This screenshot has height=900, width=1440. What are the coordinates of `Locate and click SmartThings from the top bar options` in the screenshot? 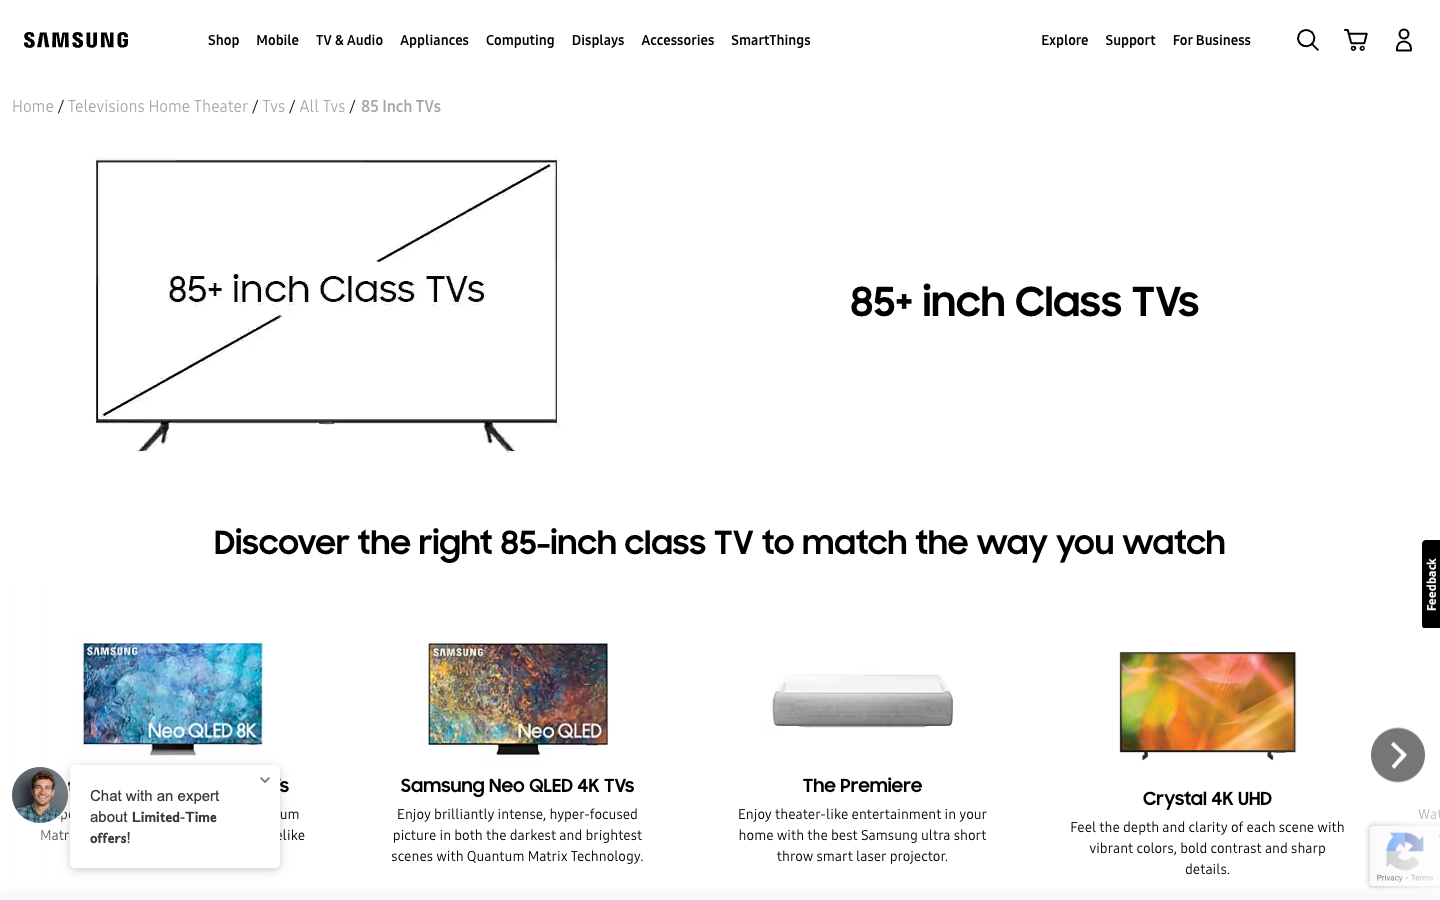 It's located at (769, 38).